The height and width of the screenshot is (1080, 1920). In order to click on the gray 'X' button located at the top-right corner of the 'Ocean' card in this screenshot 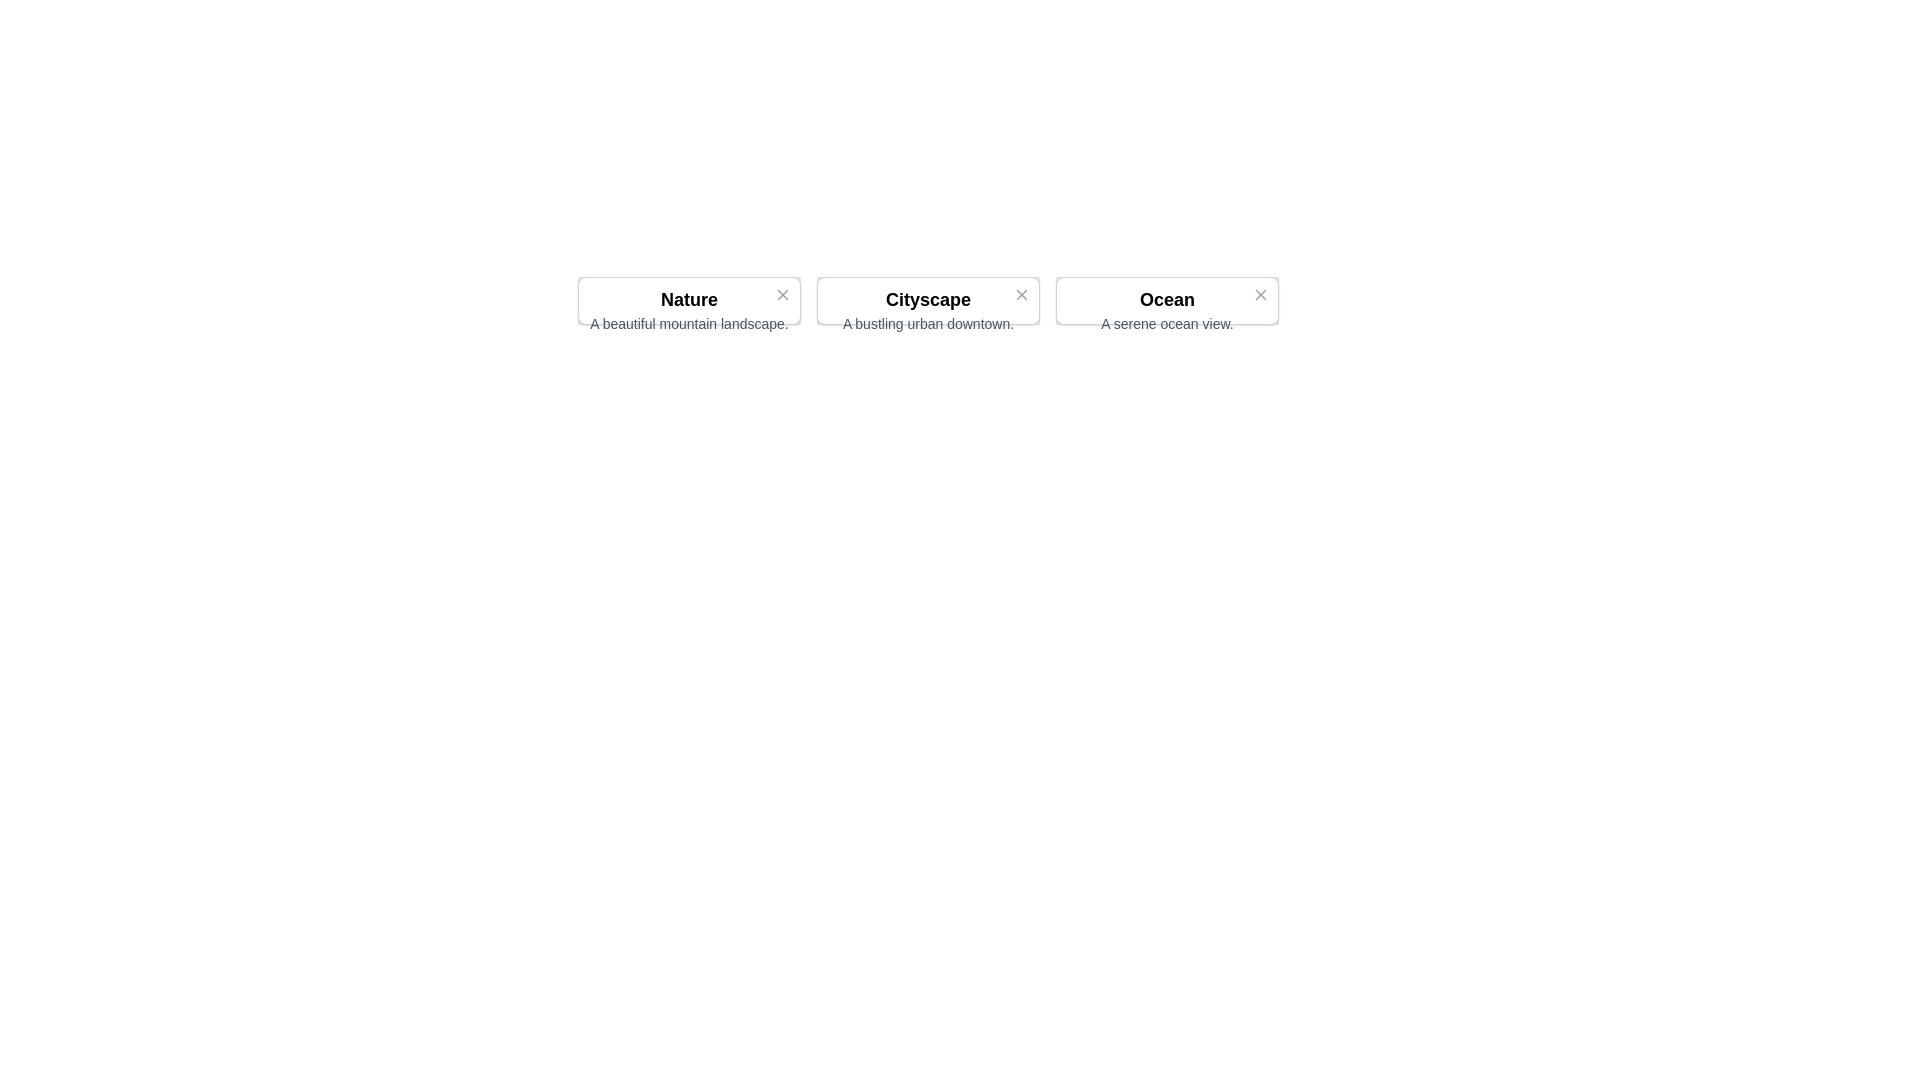, I will do `click(1260, 297)`.